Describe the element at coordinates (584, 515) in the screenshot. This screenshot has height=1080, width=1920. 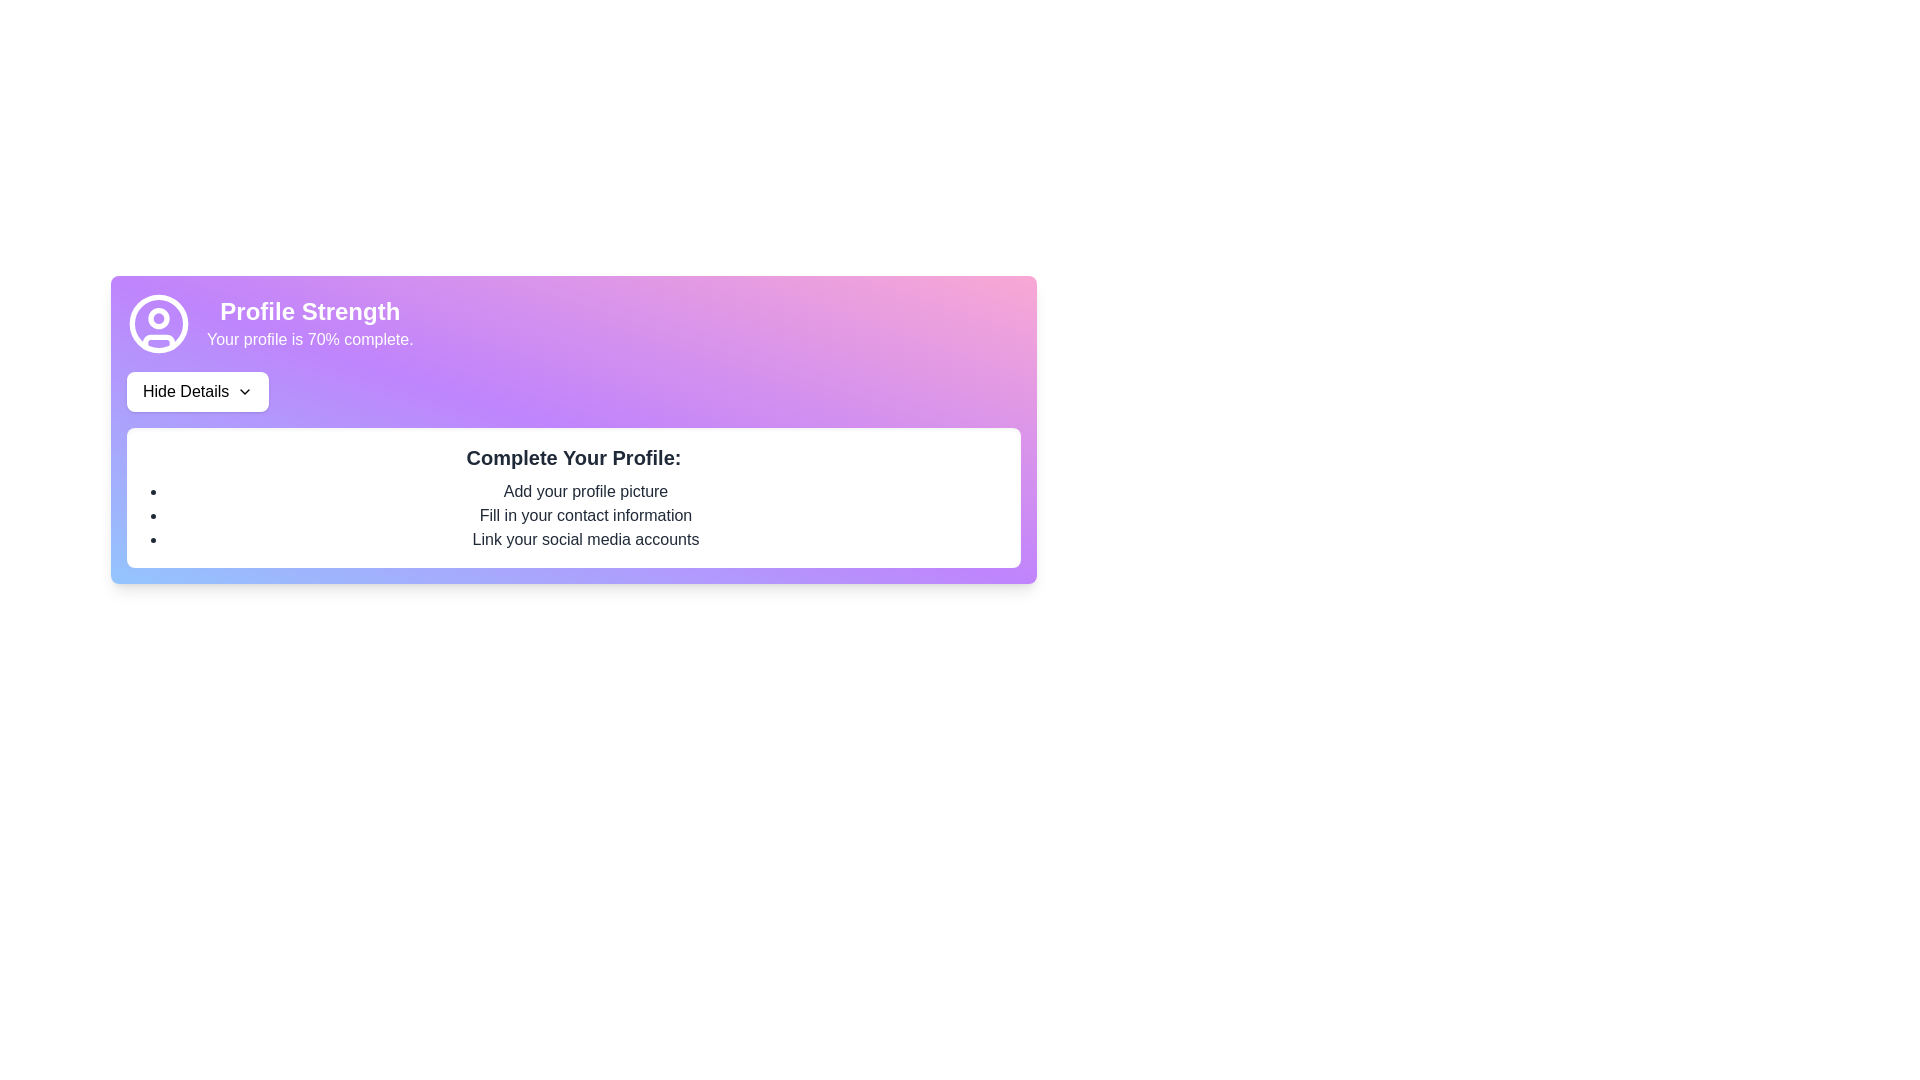
I see `the individual items of the unordered list that contains the tasks 'Add your profile picture,' 'Fill in your contact information,' and 'Link your social media accounts.'` at that location.